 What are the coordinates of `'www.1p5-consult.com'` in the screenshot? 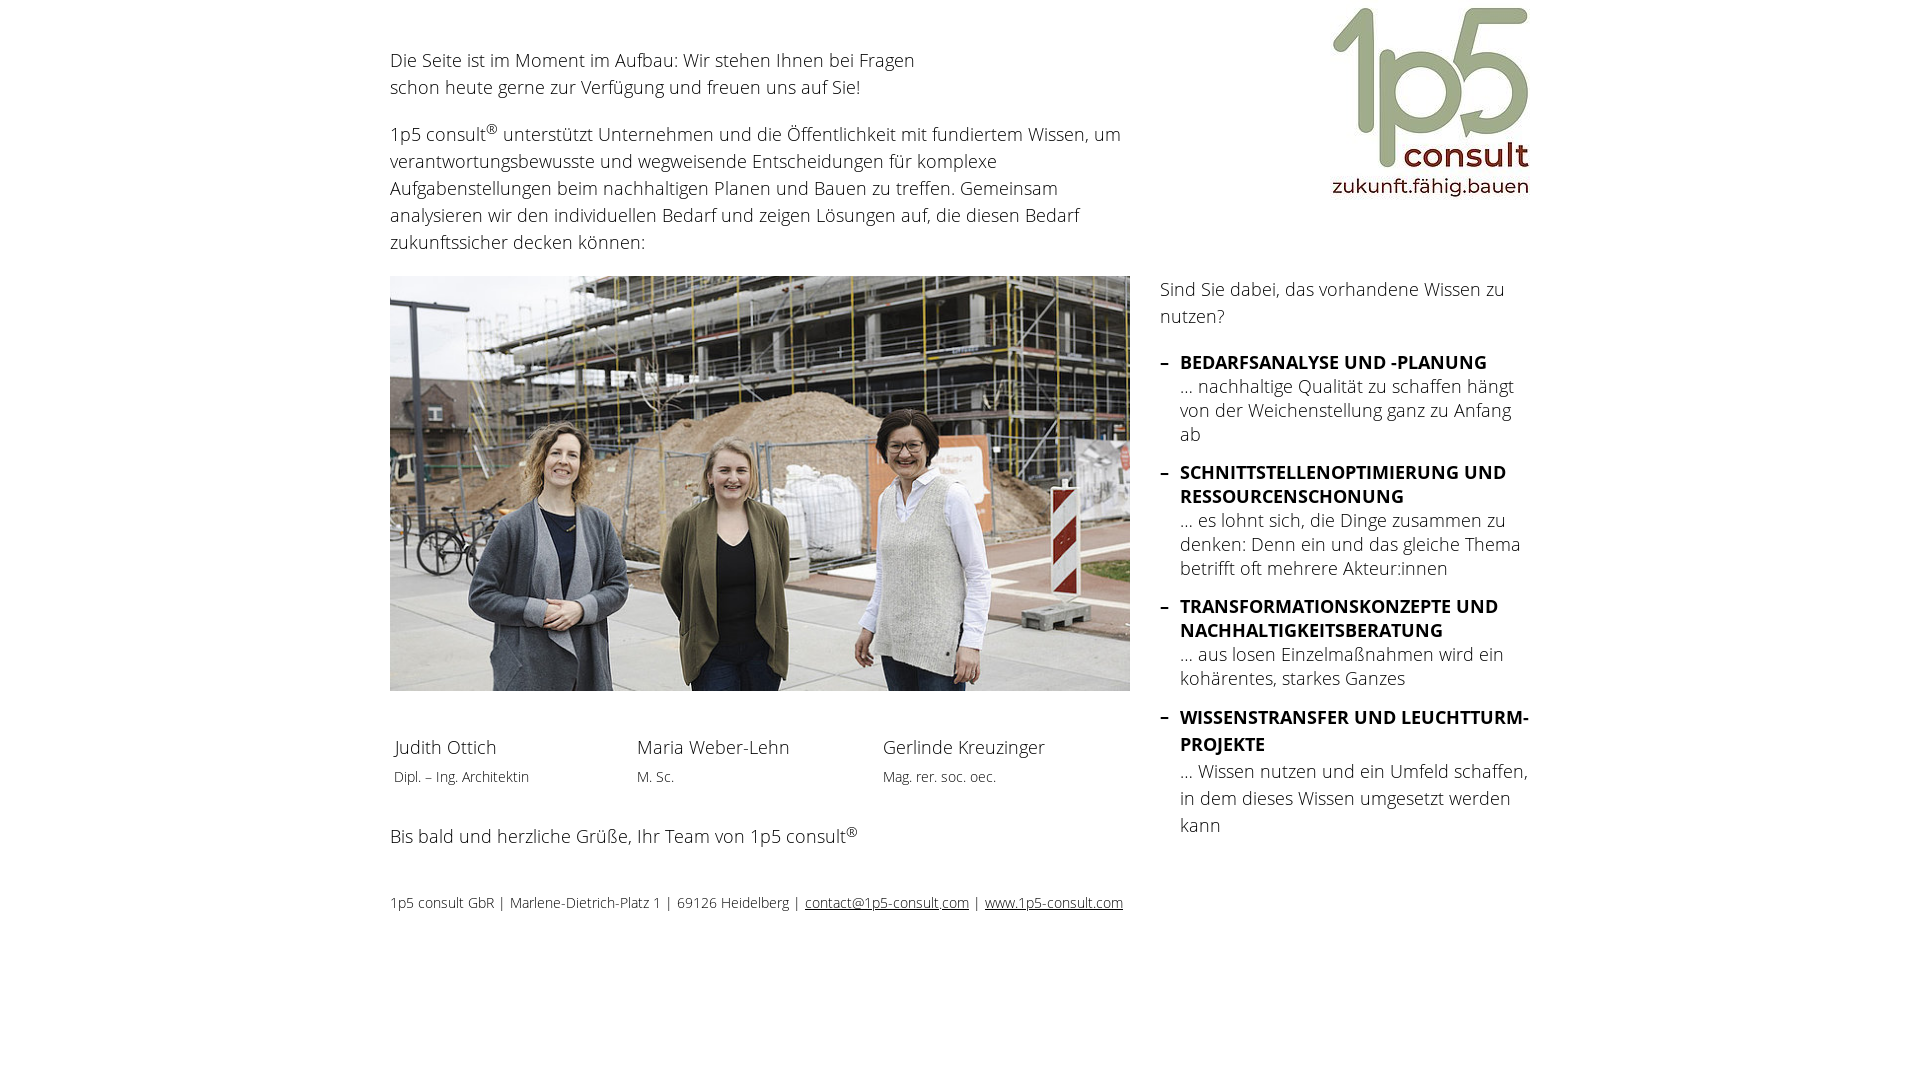 It's located at (1053, 902).